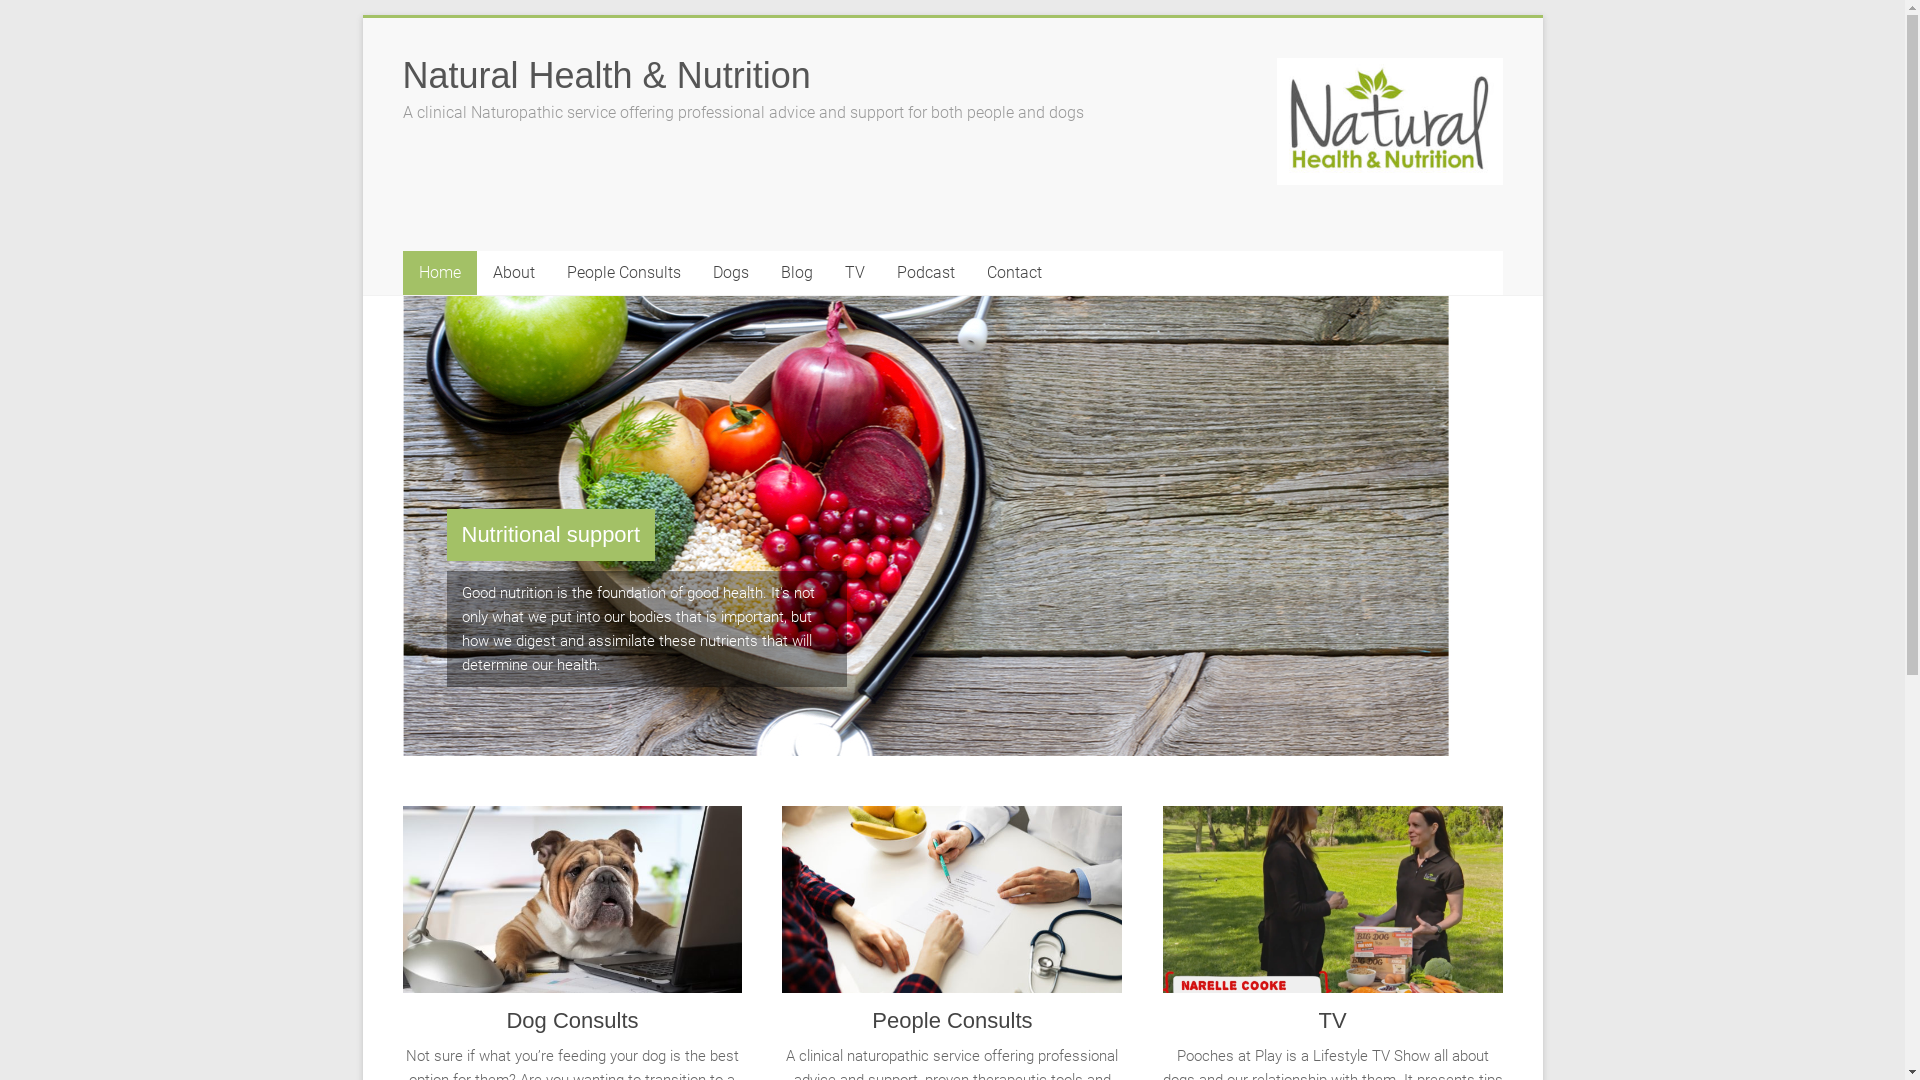  I want to click on 'TV', so click(854, 273).